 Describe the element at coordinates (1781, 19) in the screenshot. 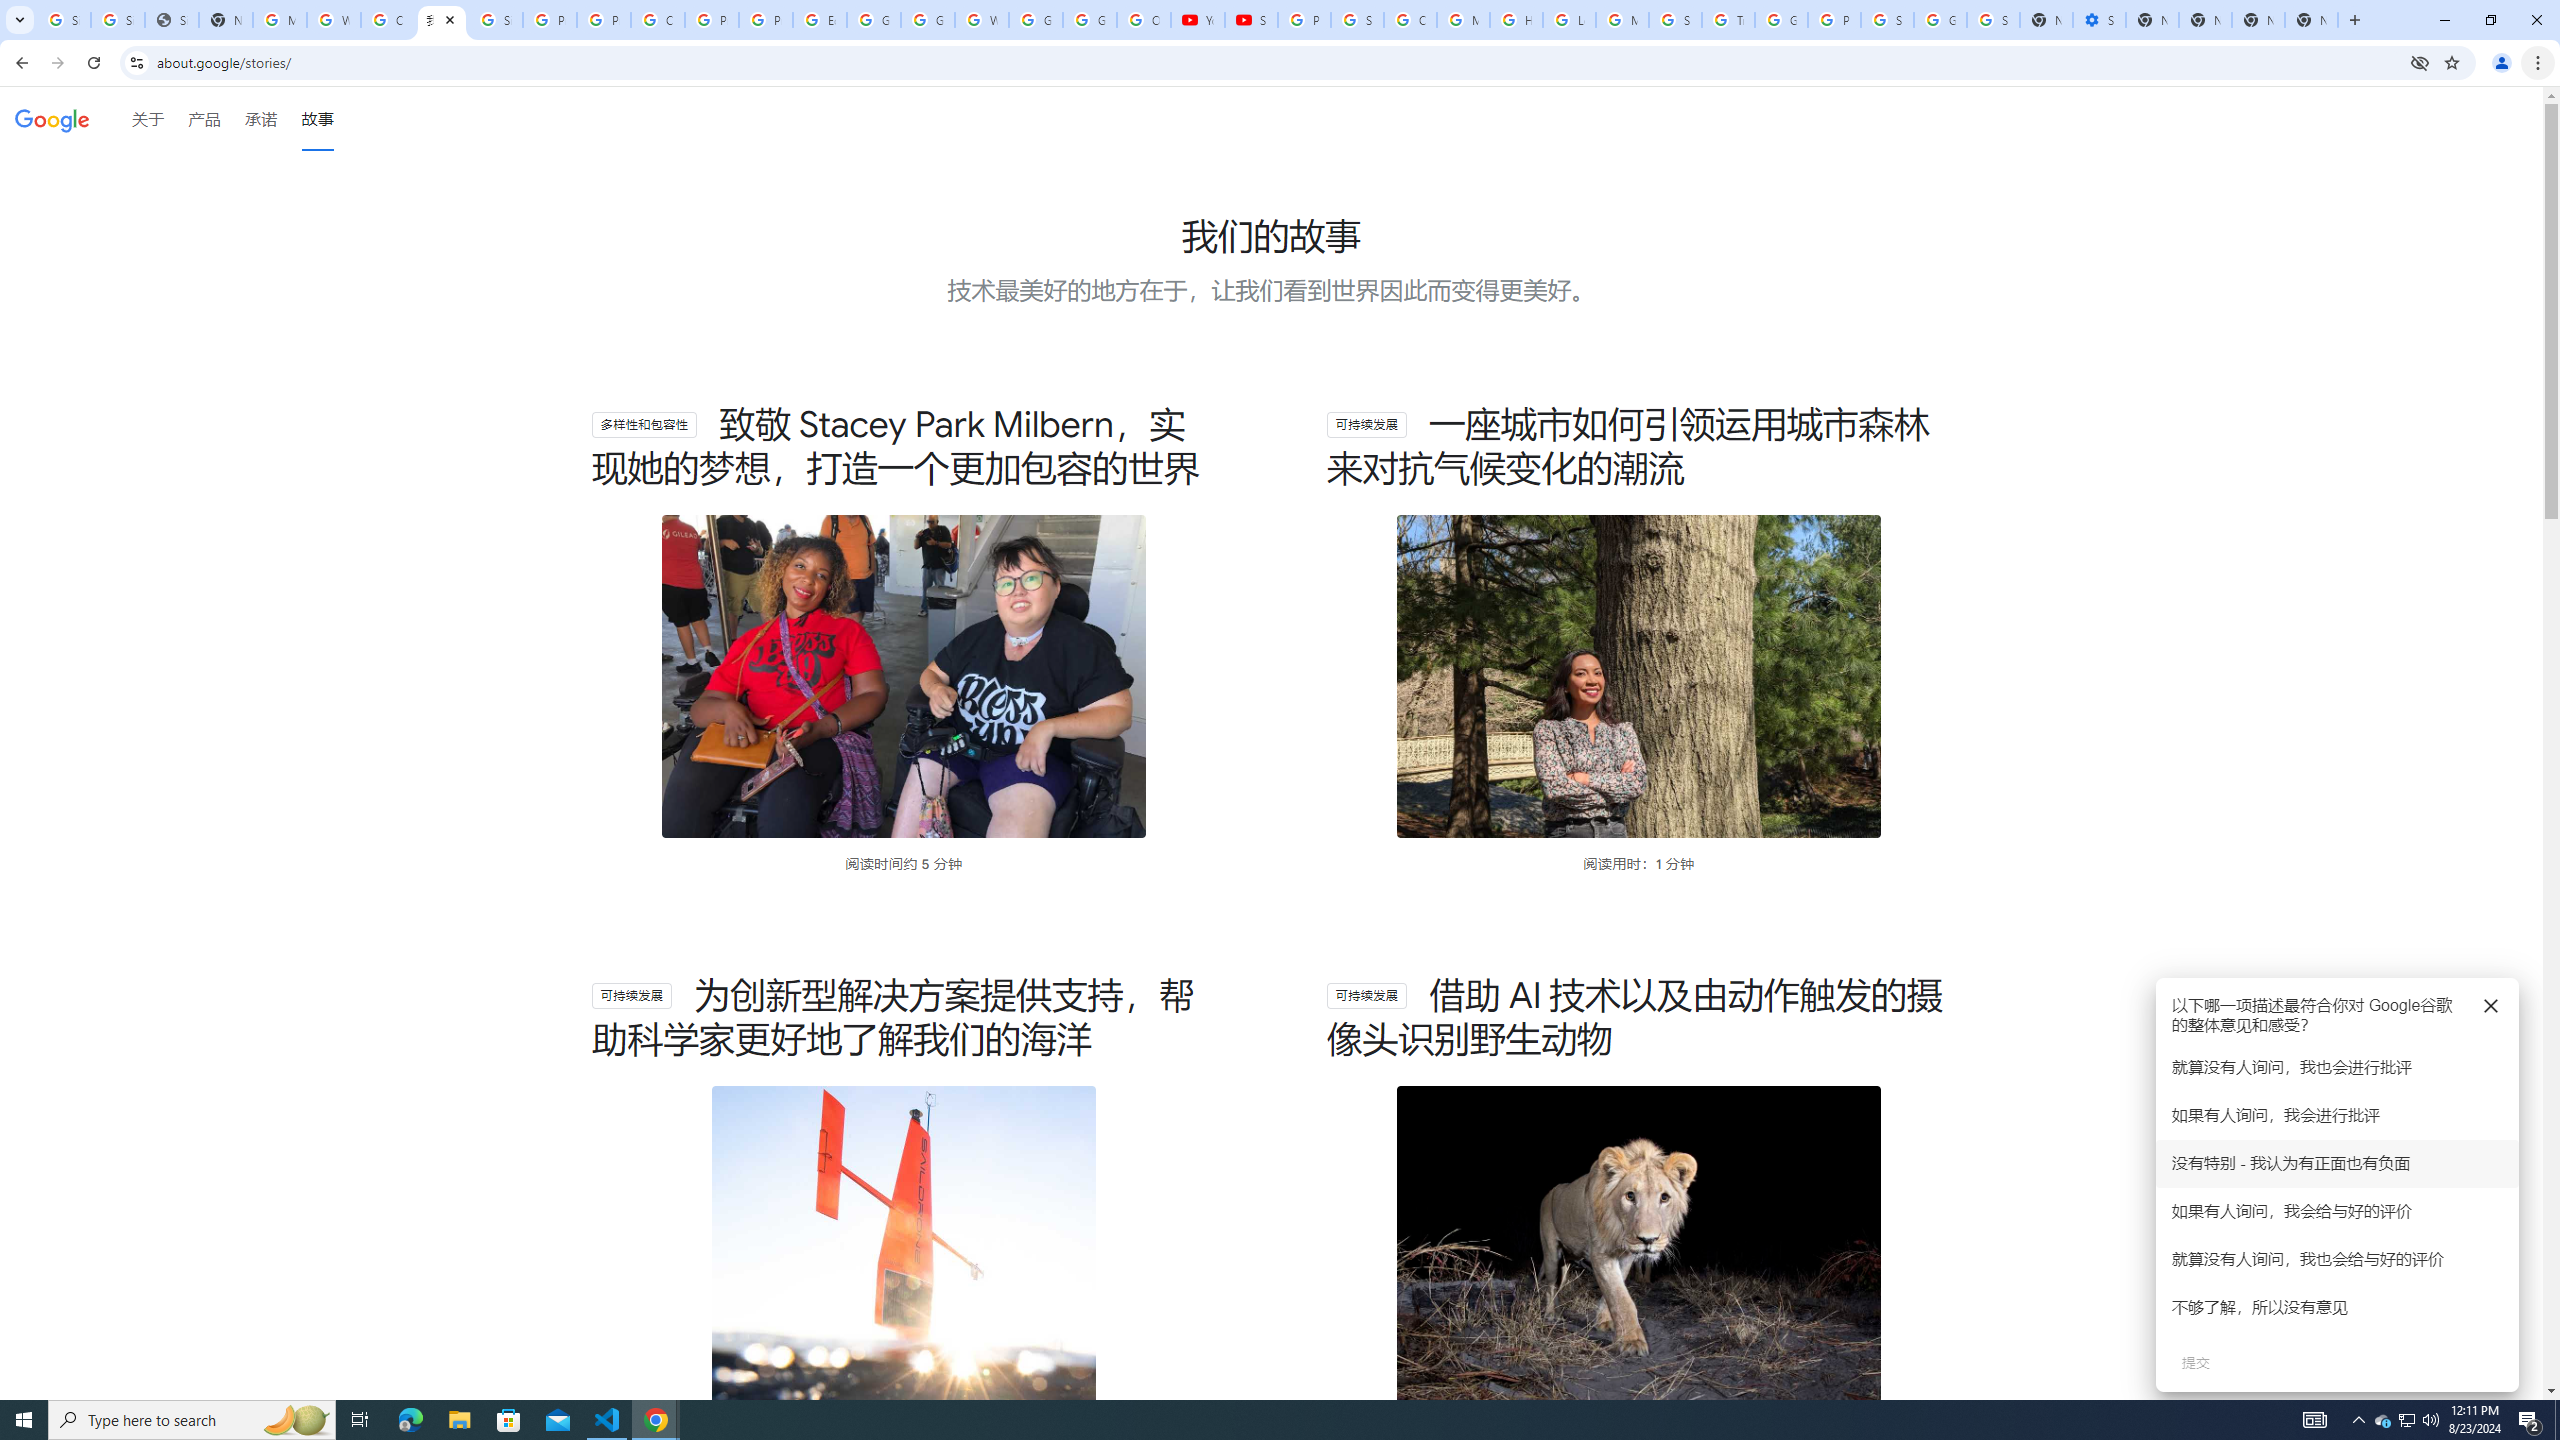

I see `'Google Ads - Sign in'` at that location.